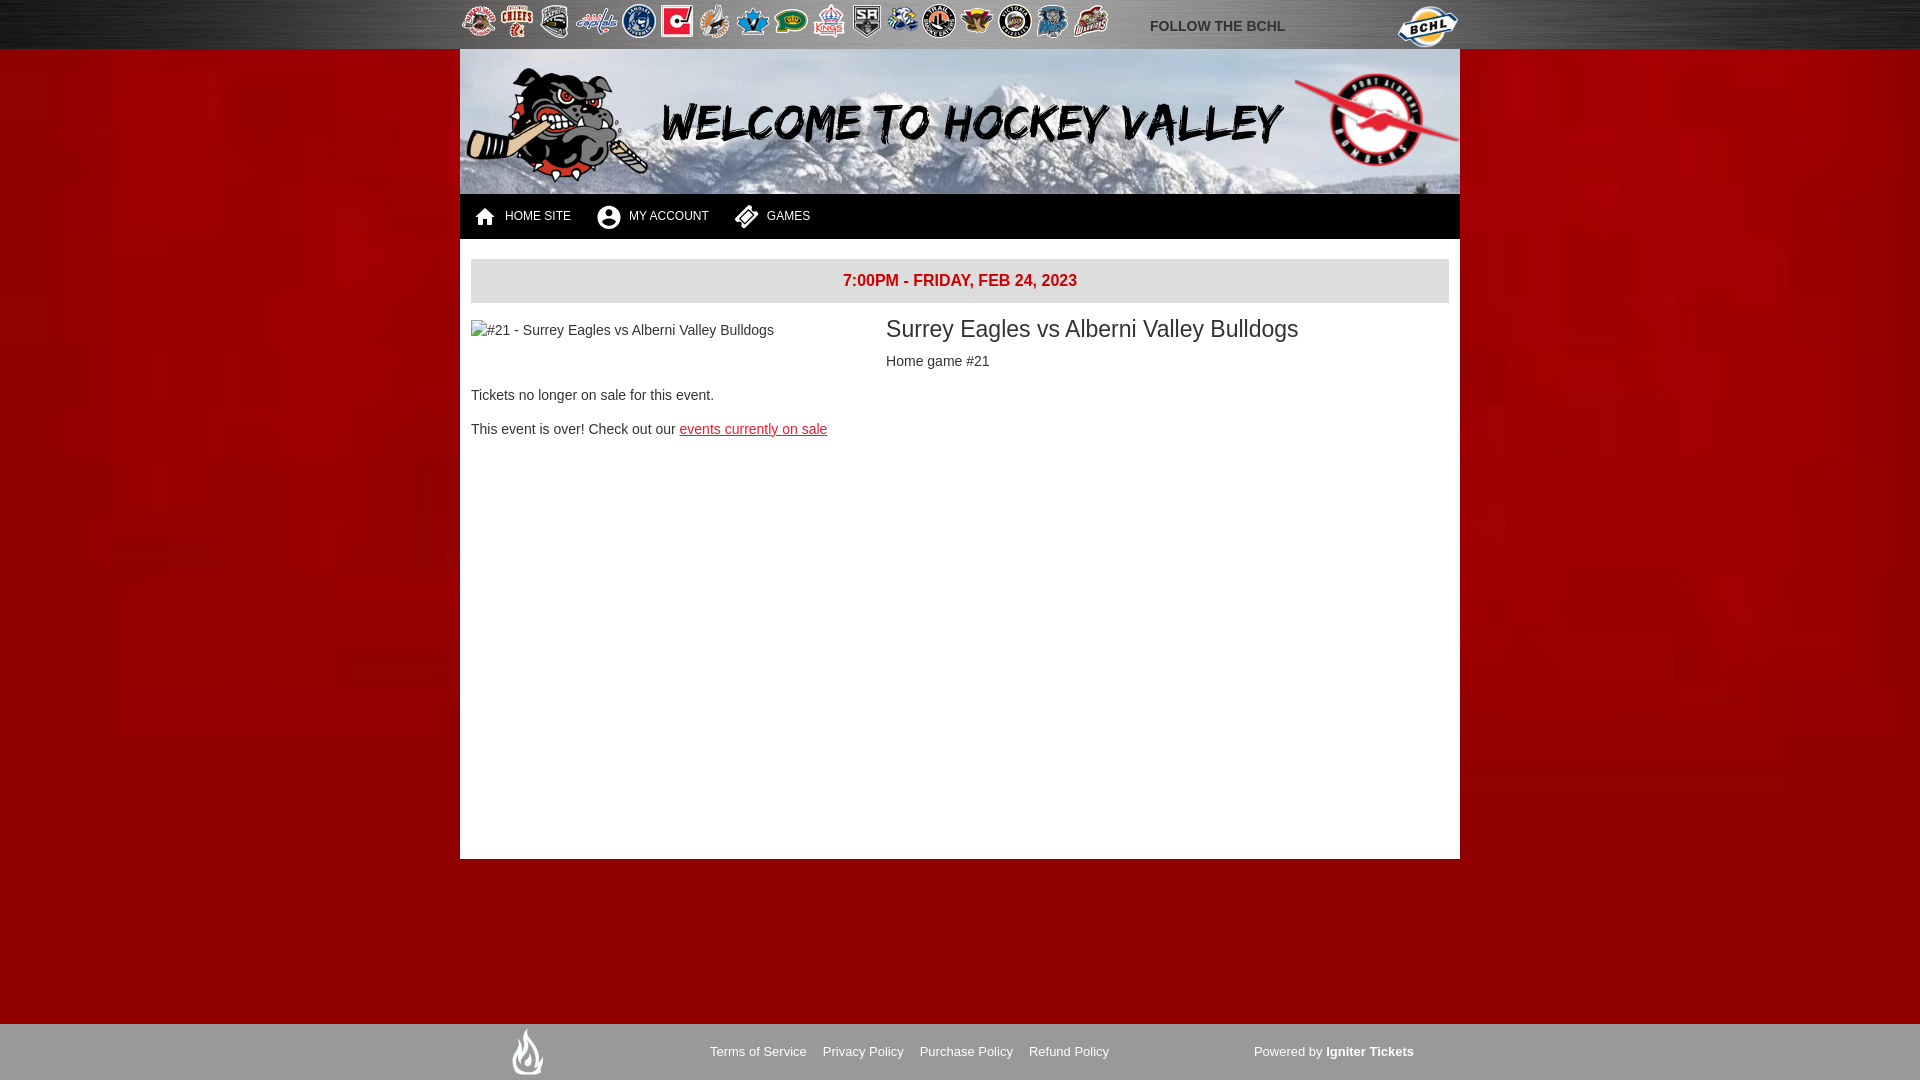  What do you see at coordinates (771, 216) in the screenshot?
I see `'GAMES'` at bounding box center [771, 216].